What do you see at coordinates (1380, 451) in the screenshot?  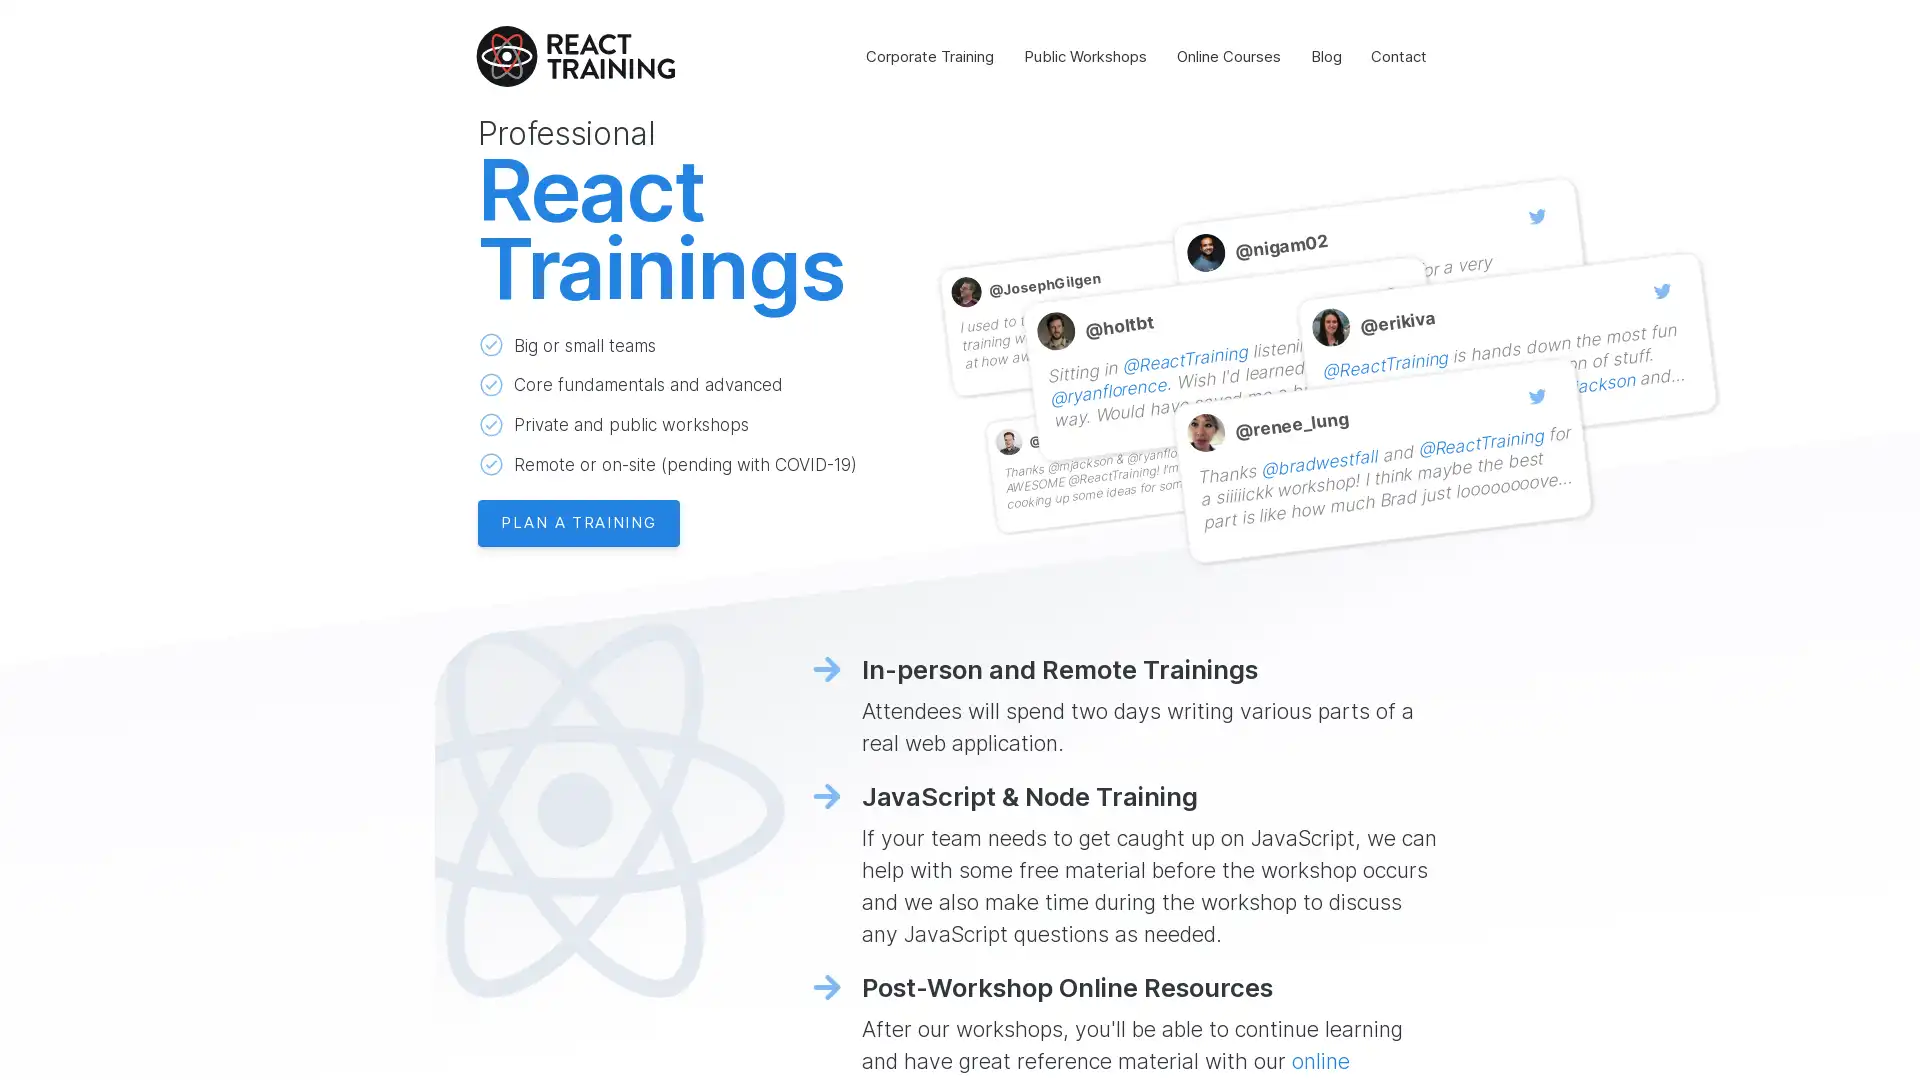 I see `Twitter Avatar for renee_lung @renee_lung Thanks@bradwestfalland@ReactTrainingforasiiiiickkworkshop!IthinkmaybethebestpartislikehowmuchBradjustloooooooovesReacthahaha` at bounding box center [1380, 451].